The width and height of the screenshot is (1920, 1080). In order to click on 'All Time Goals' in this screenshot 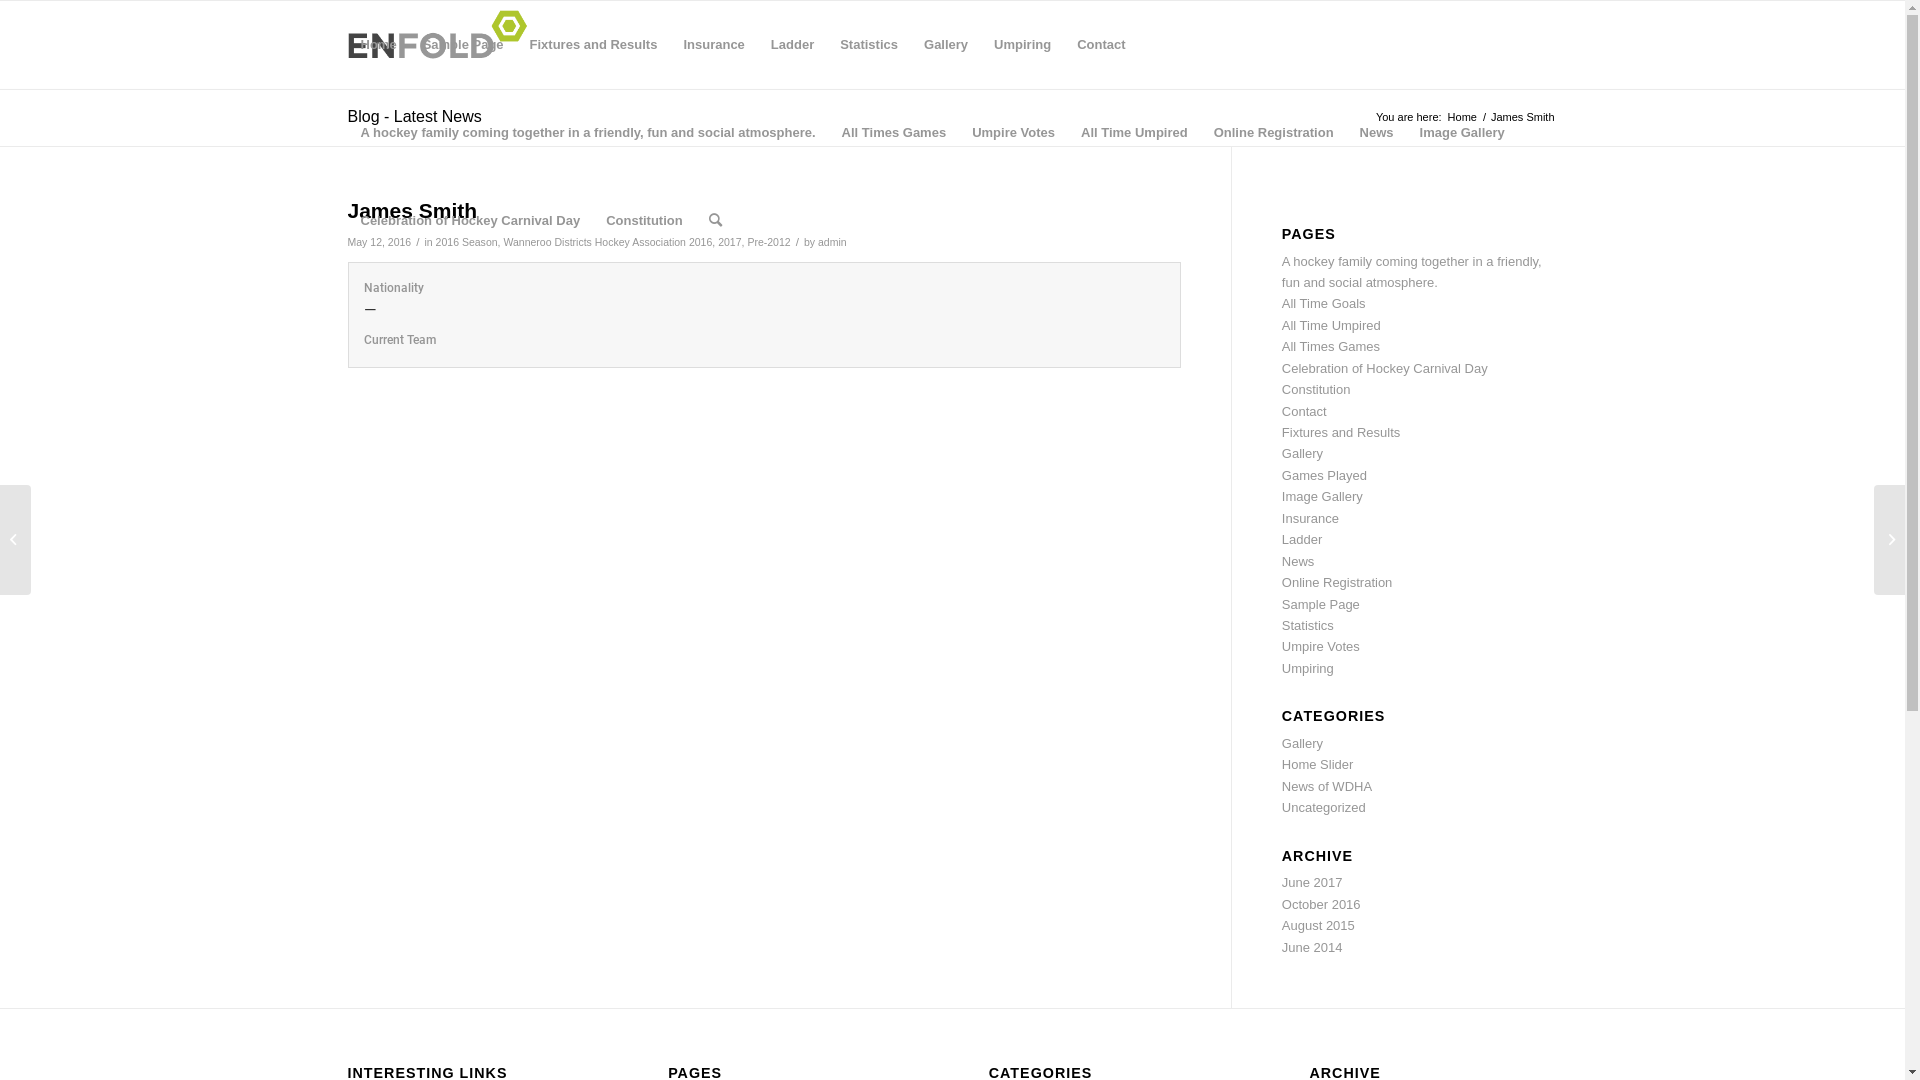, I will do `click(1324, 303)`.